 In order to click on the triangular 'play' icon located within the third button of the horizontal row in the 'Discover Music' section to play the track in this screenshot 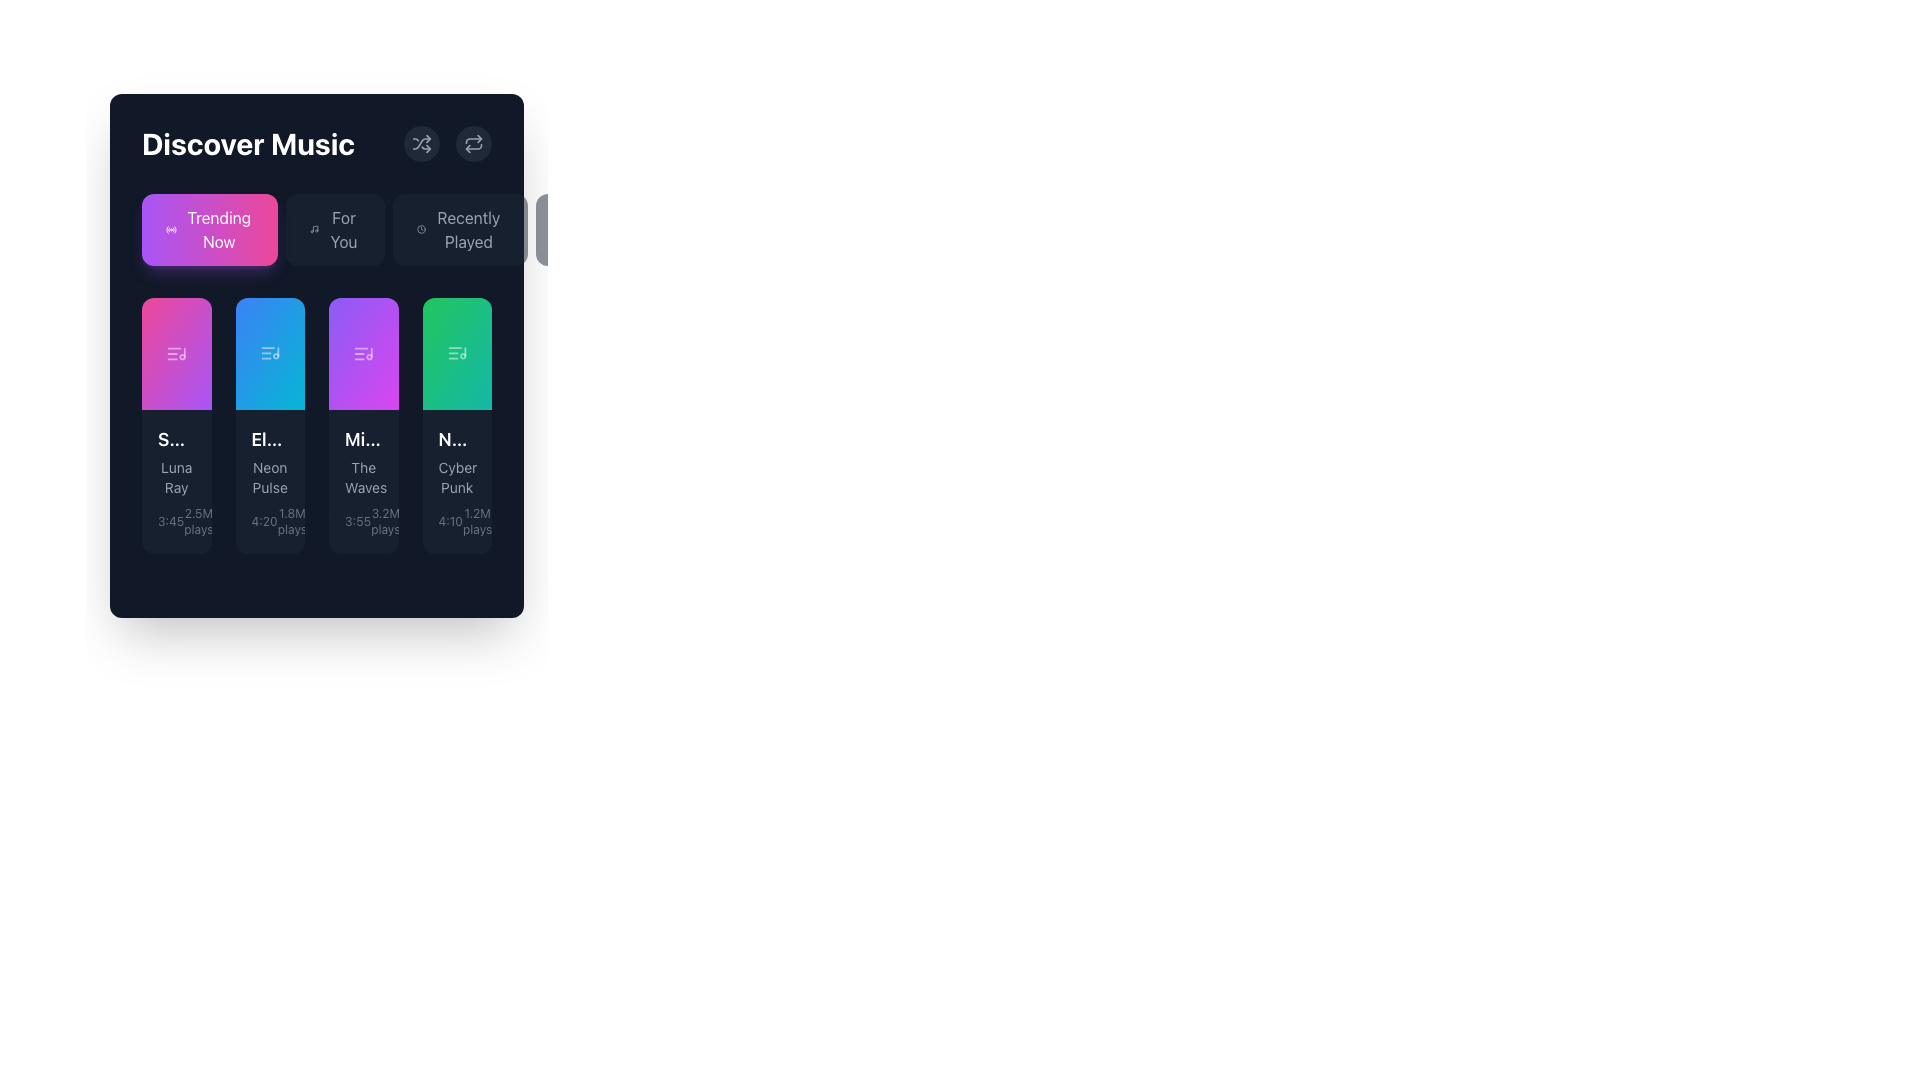, I will do `click(365, 353)`.